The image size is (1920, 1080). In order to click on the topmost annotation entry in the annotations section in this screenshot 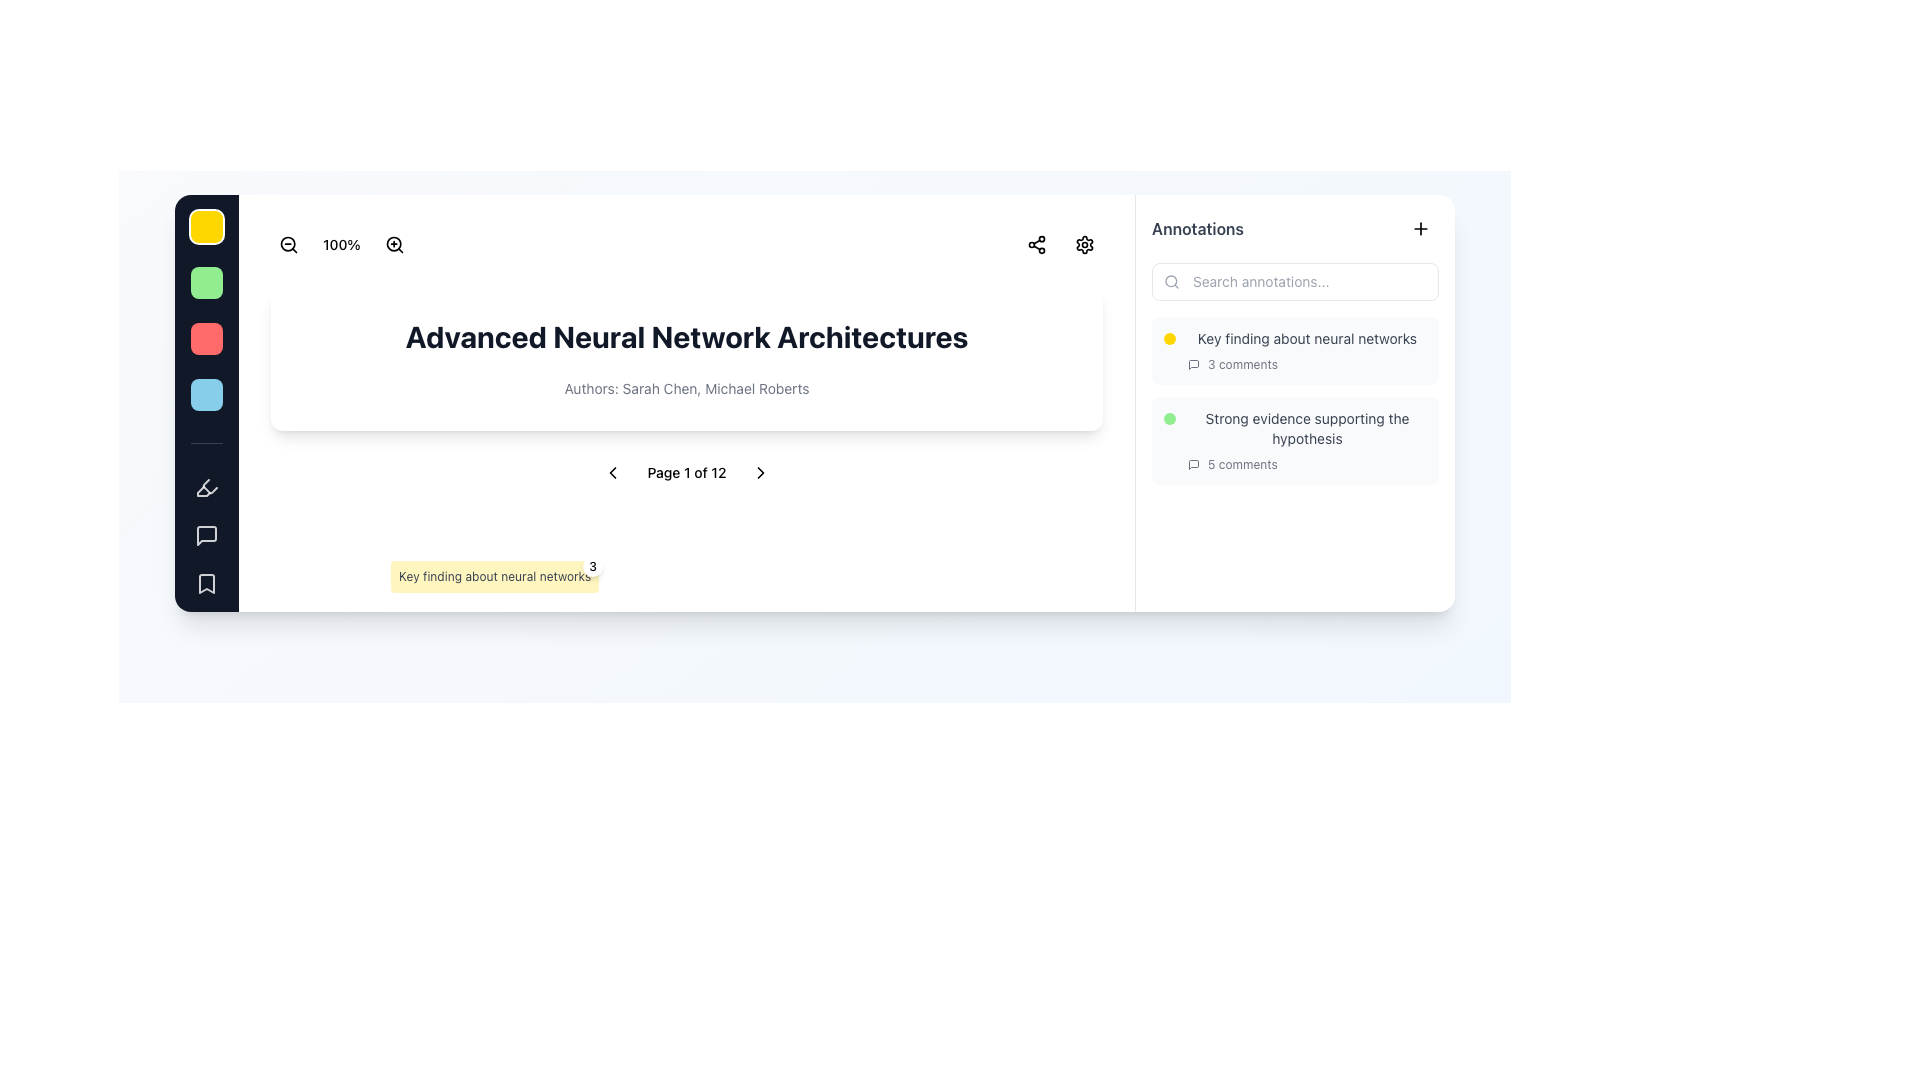, I will do `click(1295, 350)`.